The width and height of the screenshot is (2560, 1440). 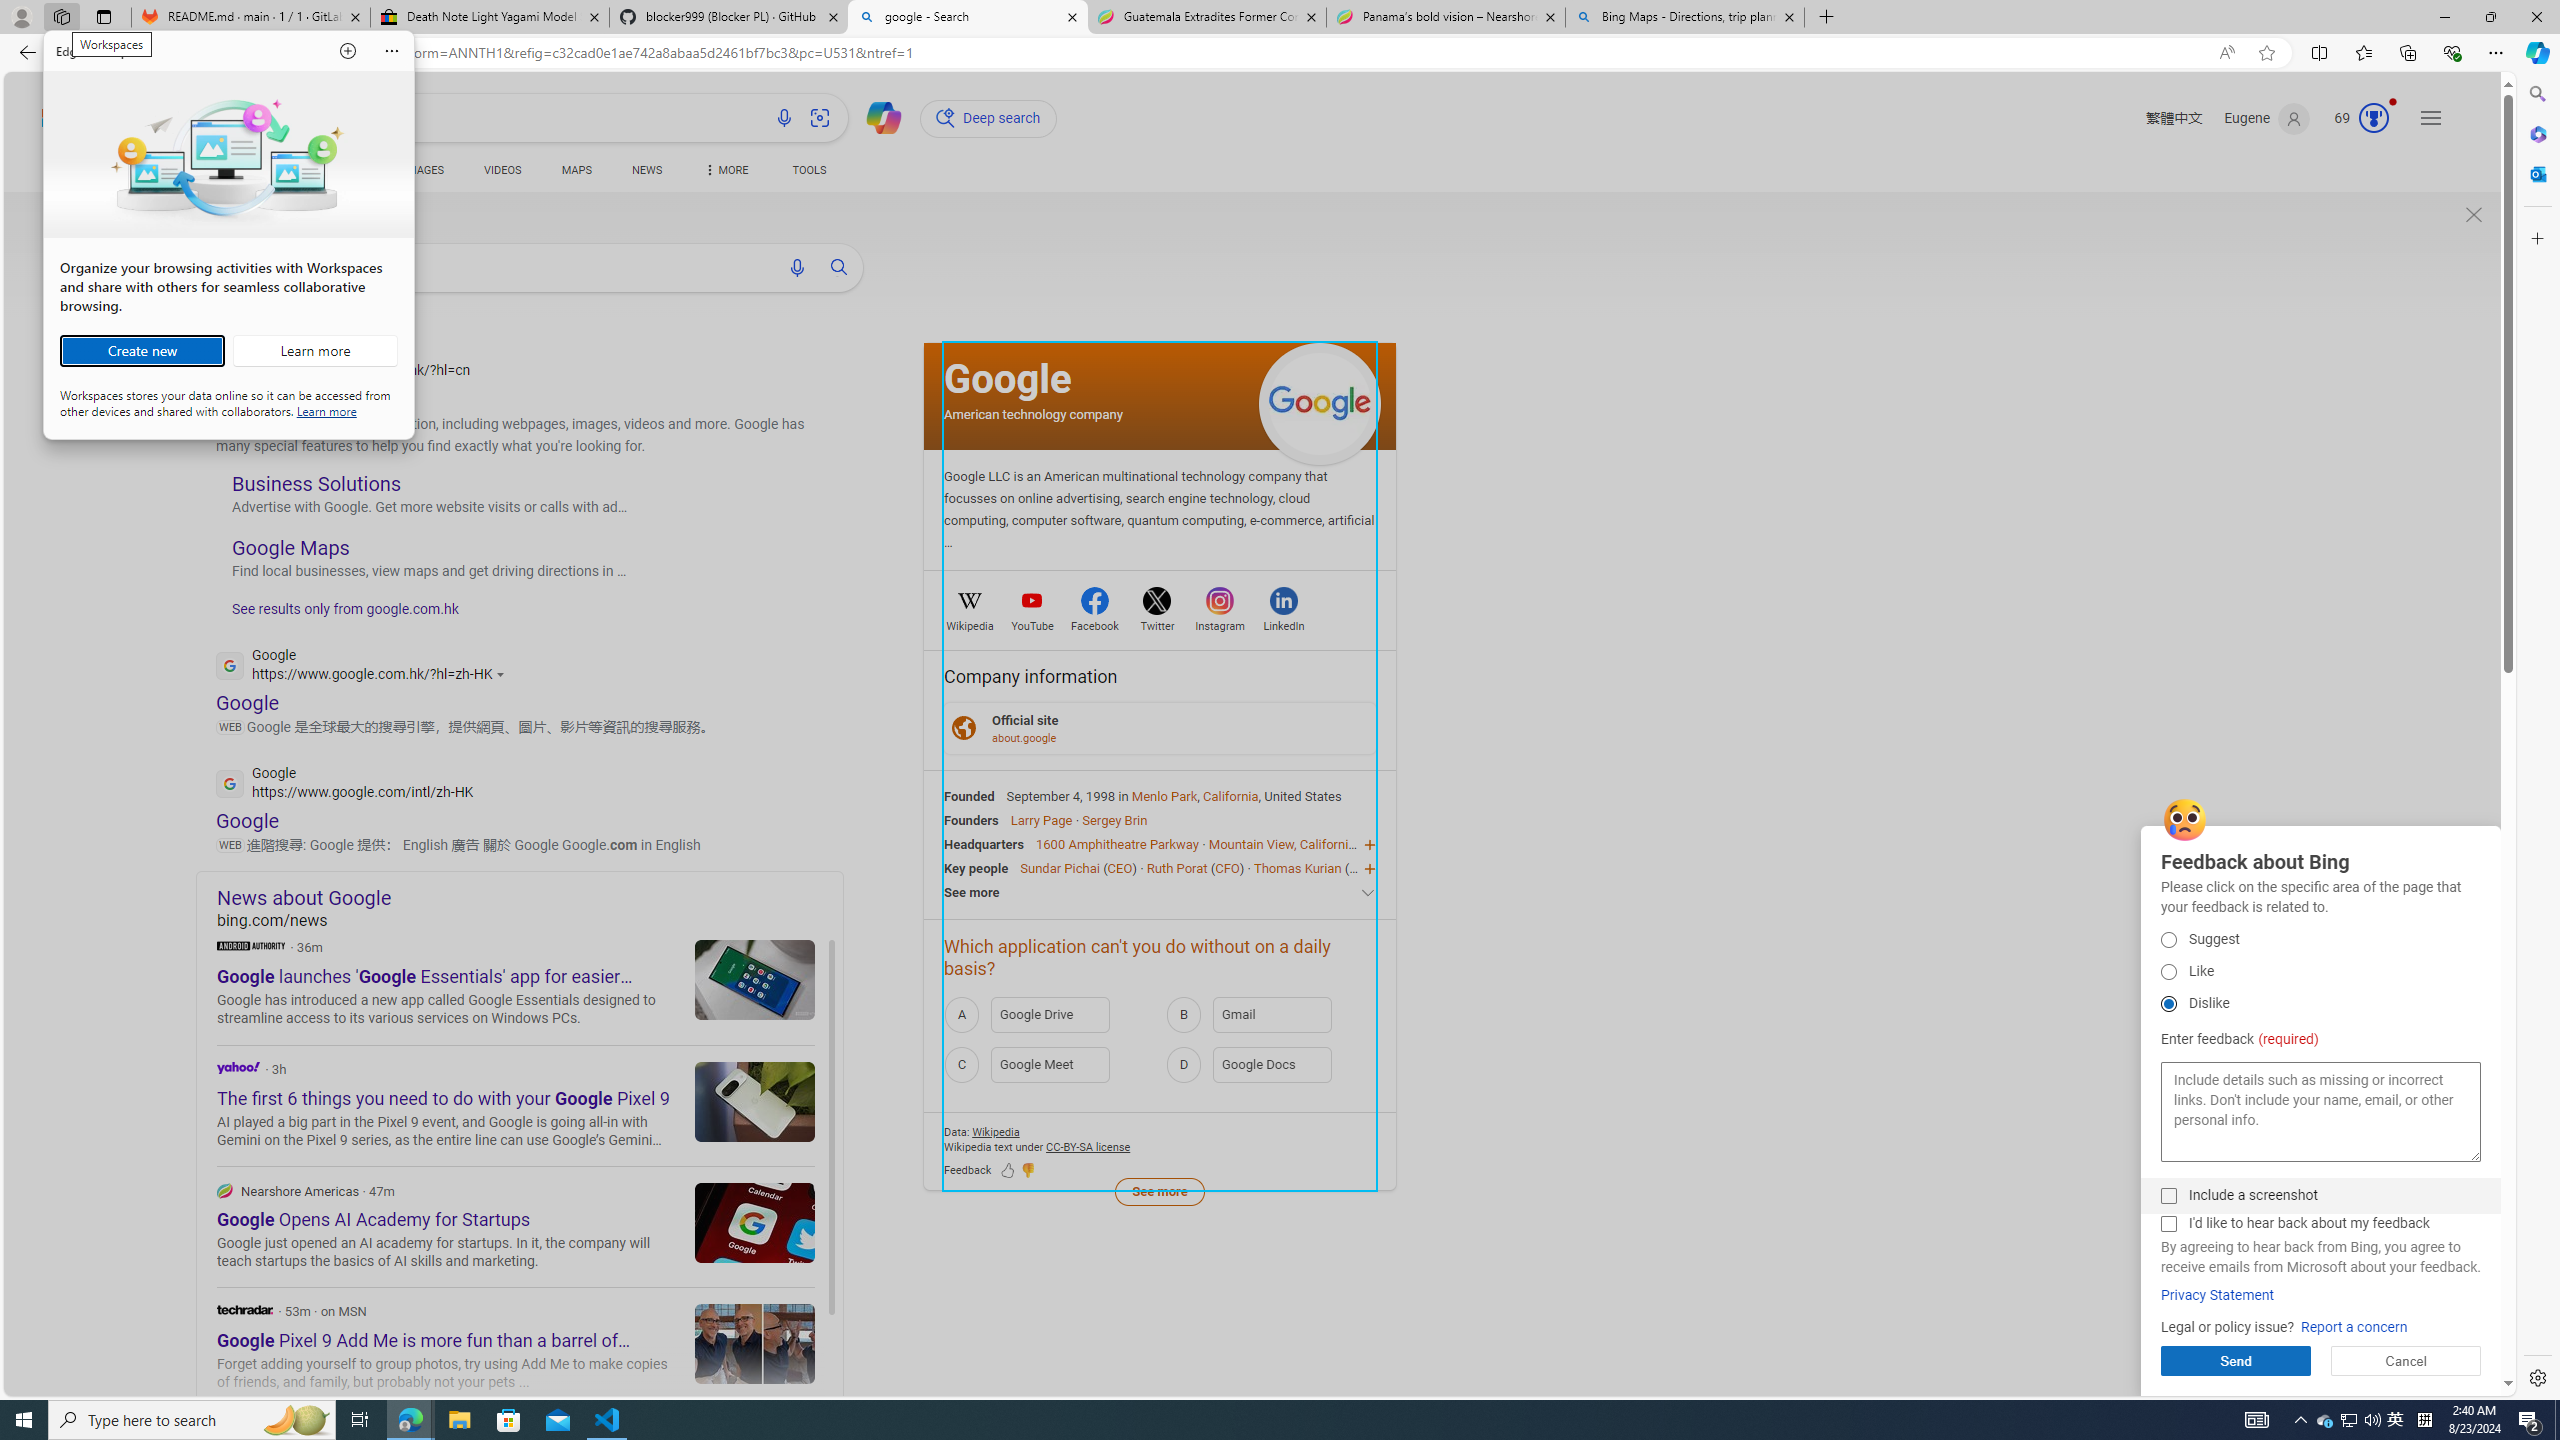 What do you see at coordinates (313, 351) in the screenshot?
I see `'Learn more about Workspaces'` at bounding box center [313, 351].